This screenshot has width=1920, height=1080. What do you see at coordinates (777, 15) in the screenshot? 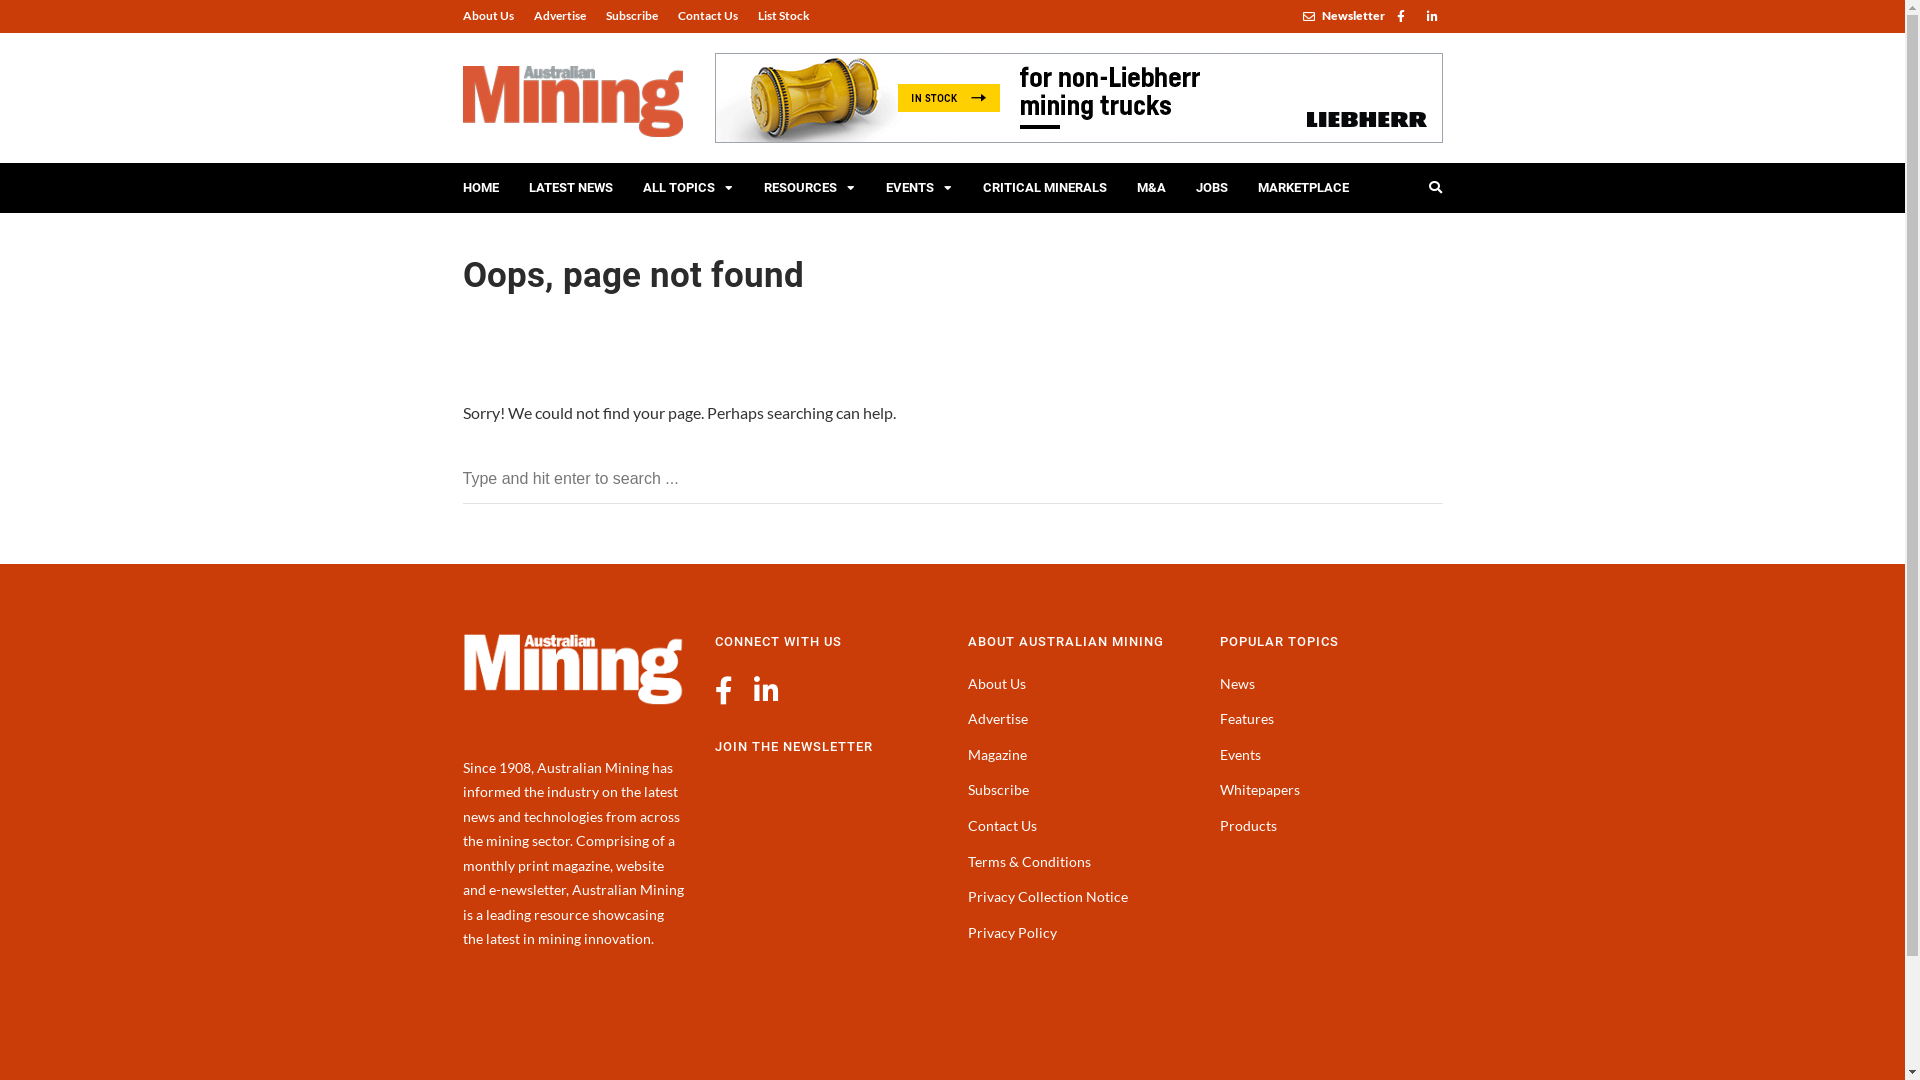
I see `'List Stock'` at bounding box center [777, 15].